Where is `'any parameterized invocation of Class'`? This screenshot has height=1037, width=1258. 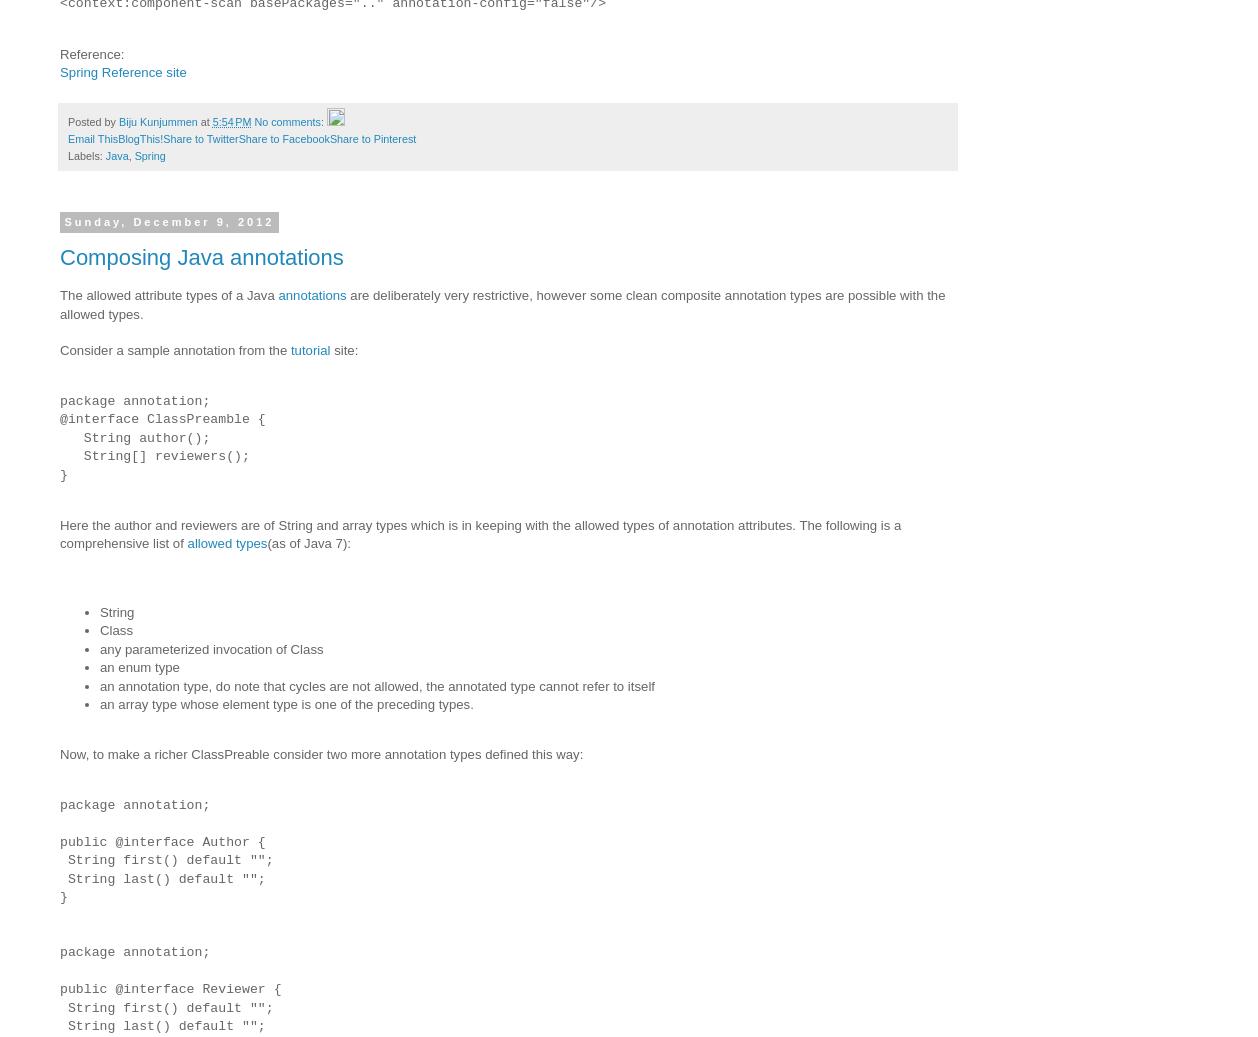 'any parameterized invocation of Class' is located at coordinates (100, 648).